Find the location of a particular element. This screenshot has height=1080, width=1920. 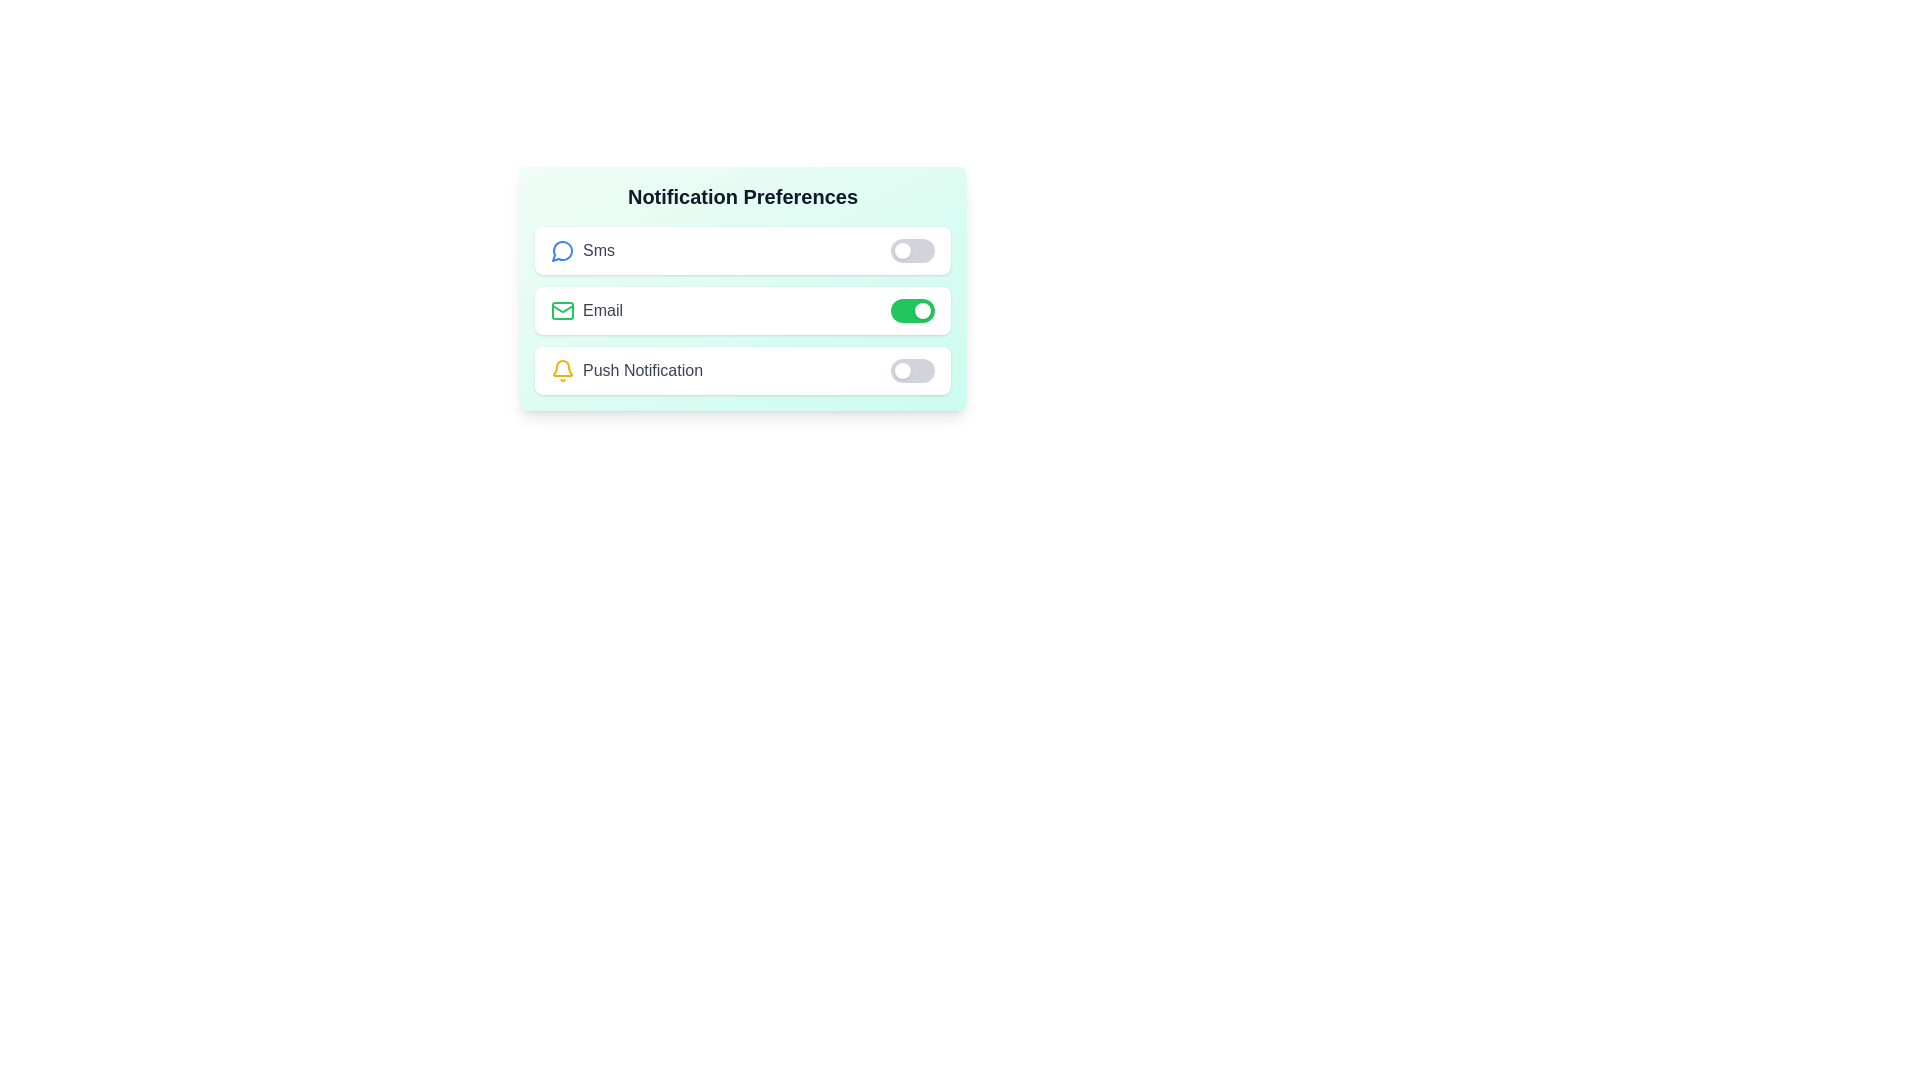

the stylized speech bubble icon that resembles a notification symbol, located near the 'Sms' label in the UI is located at coordinates (561, 250).